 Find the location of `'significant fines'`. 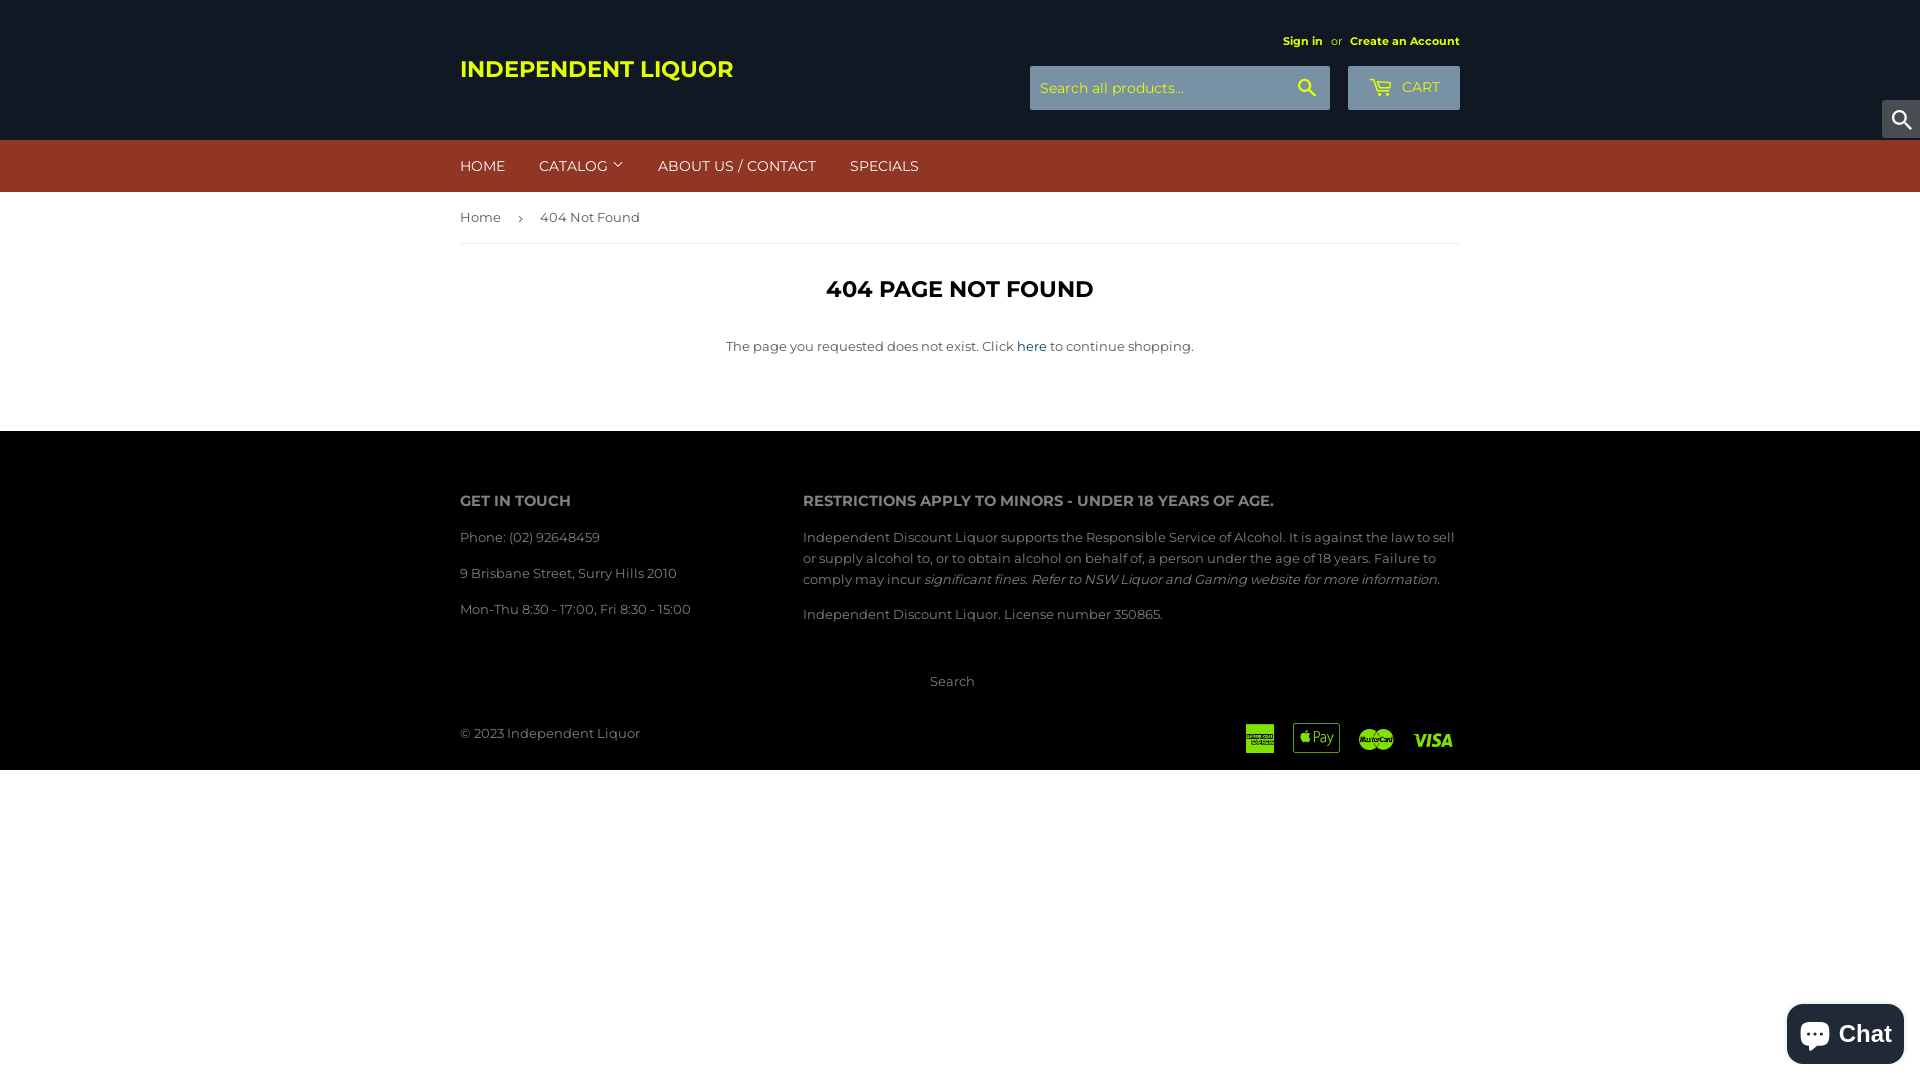

'significant fines' is located at coordinates (974, 578).